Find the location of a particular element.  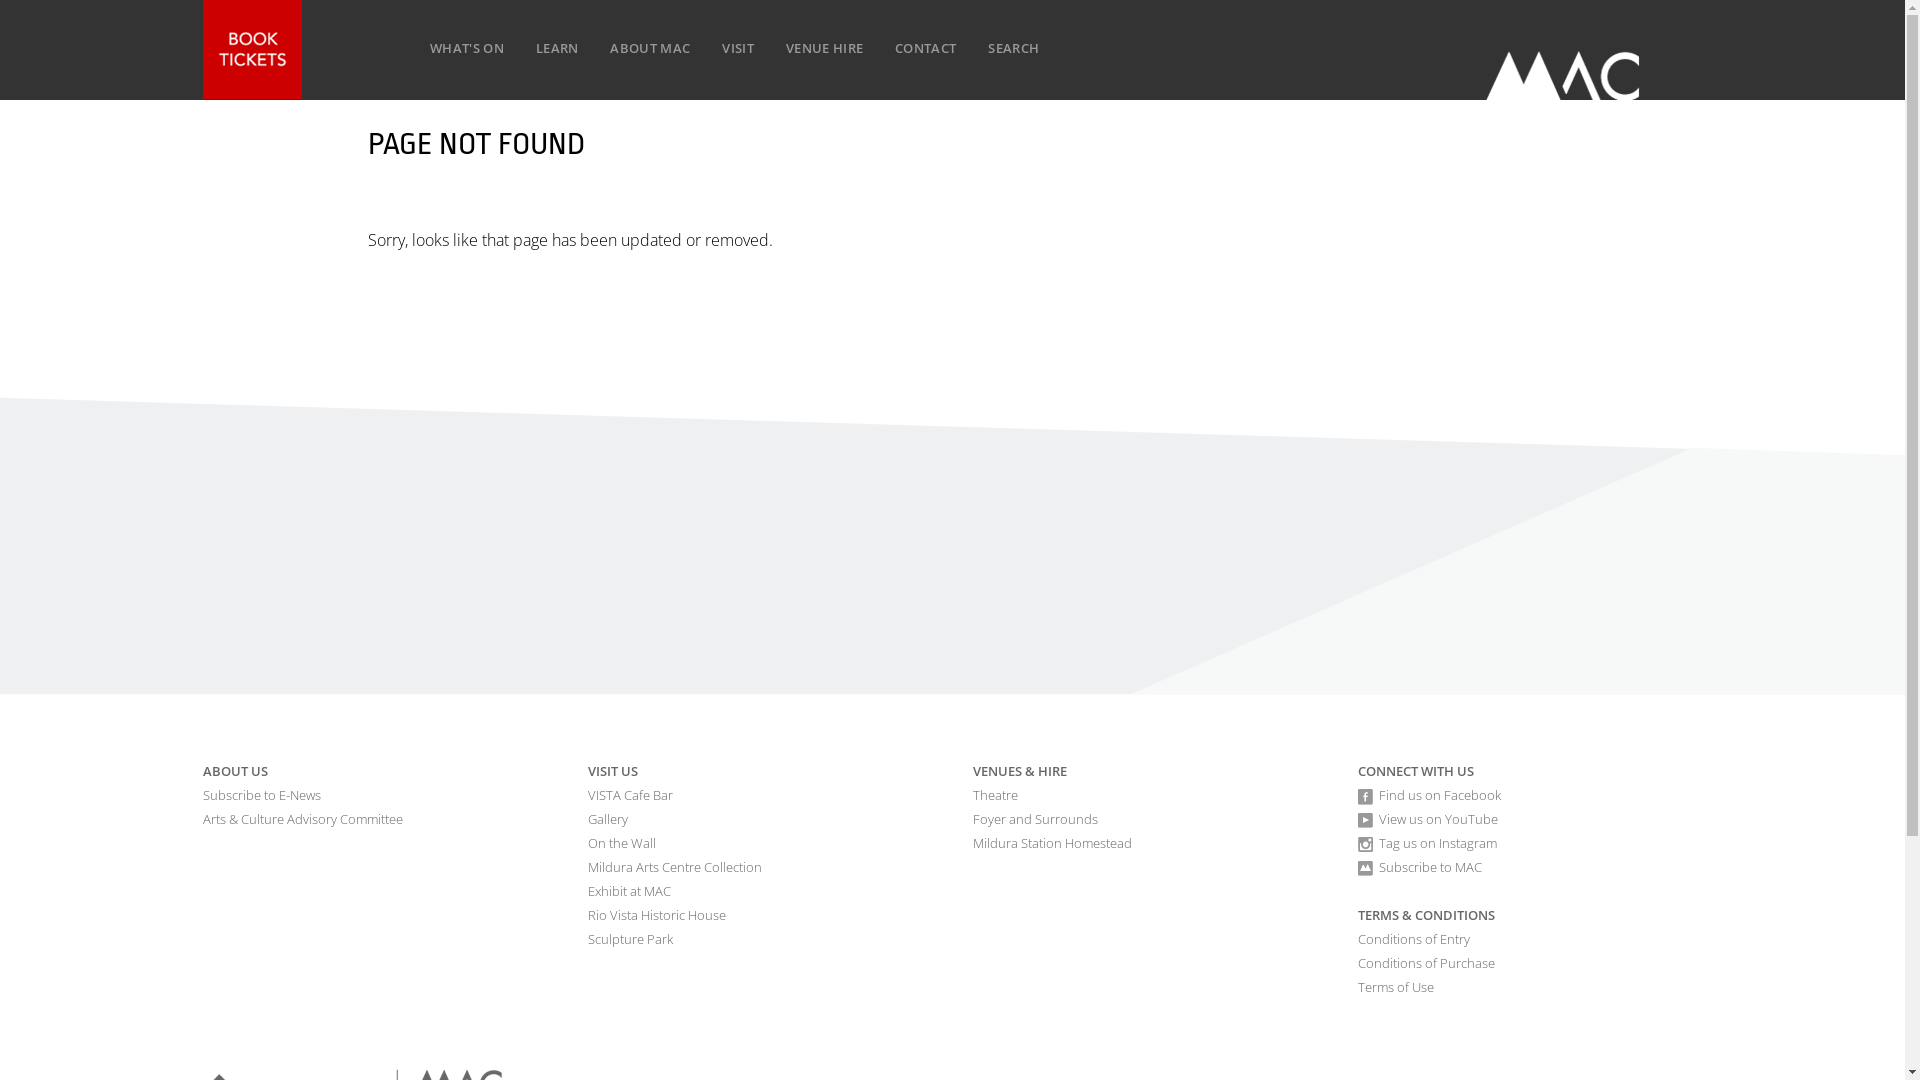

'VISIT US' is located at coordinates (612, 770).